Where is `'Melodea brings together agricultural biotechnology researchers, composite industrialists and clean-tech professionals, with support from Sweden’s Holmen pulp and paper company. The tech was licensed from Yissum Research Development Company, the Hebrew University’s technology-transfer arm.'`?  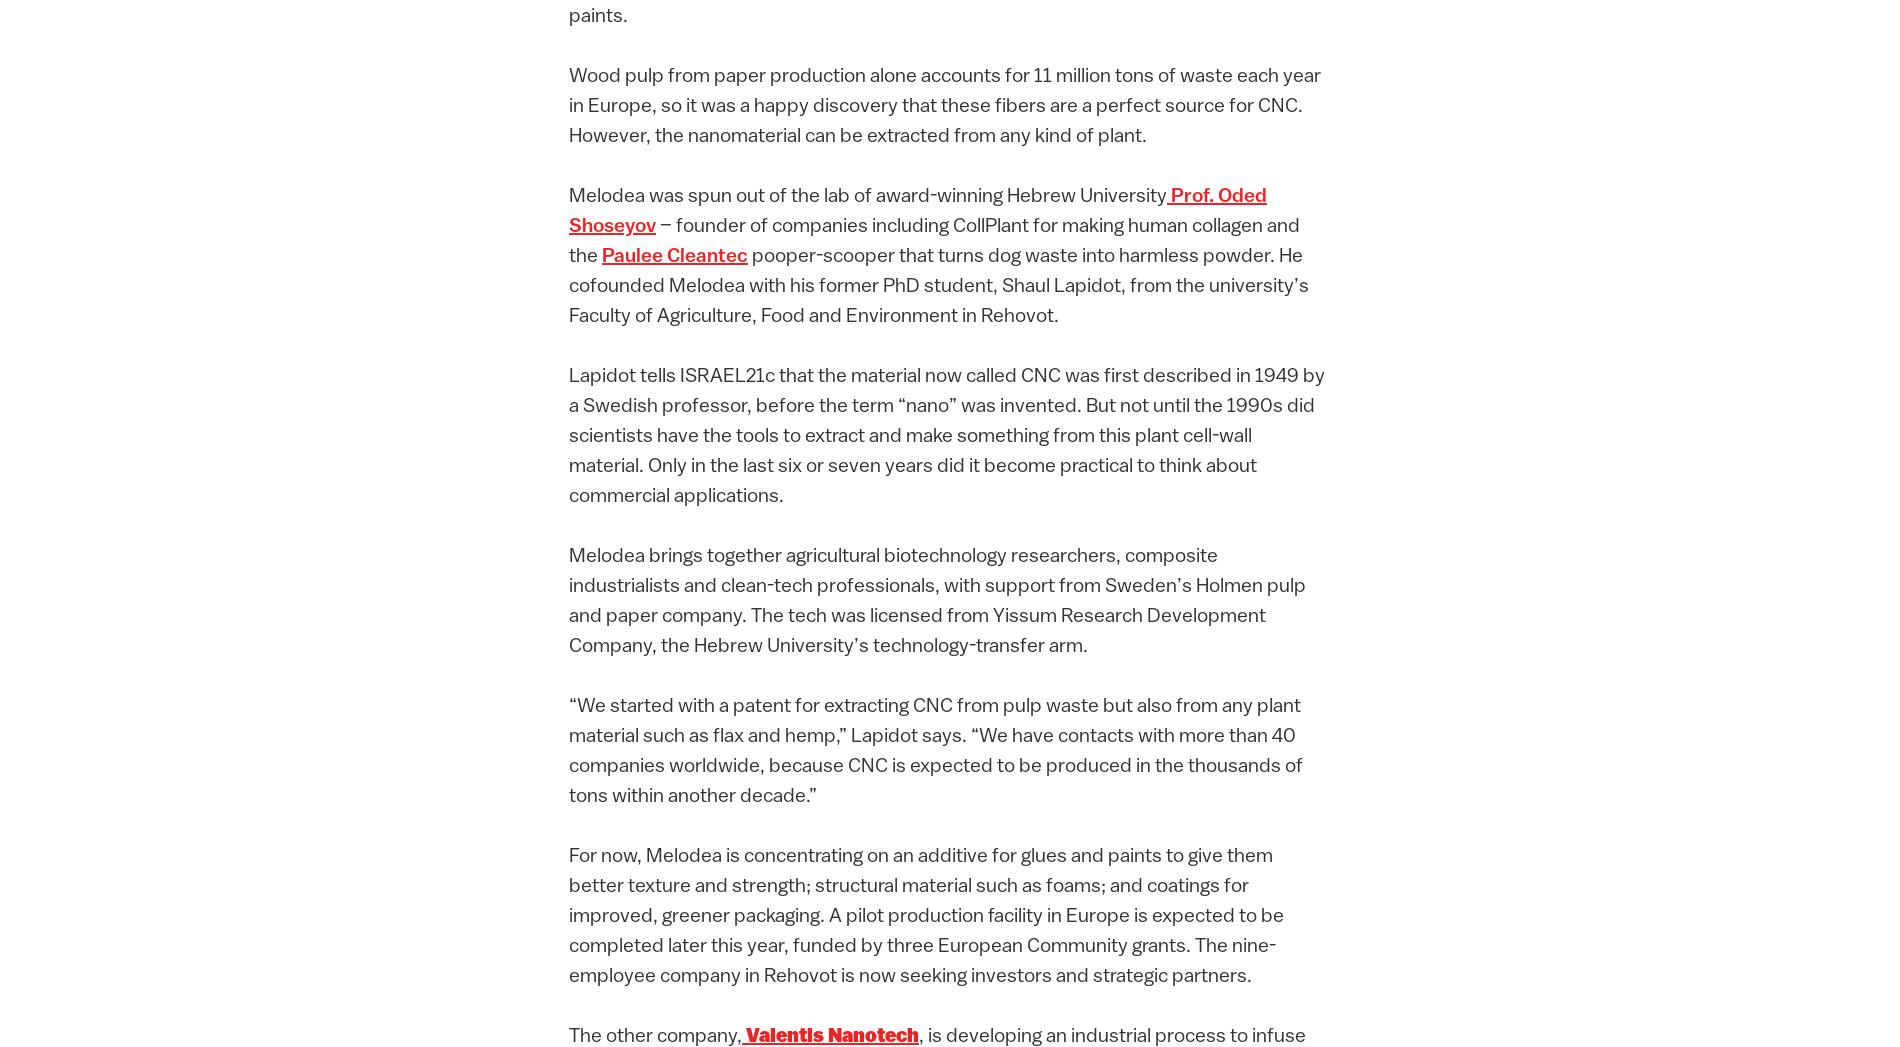
'Melodea brings together agricultural biotechnology researchers, composite industrialists and clean-tech professionals, with support from Sweden’s Holmen pulp and paper company. The tech was licensed from Yissum Research Development Company, the Hebrew University’s technology-transfer arm.' is located at coordinates (936, 601).